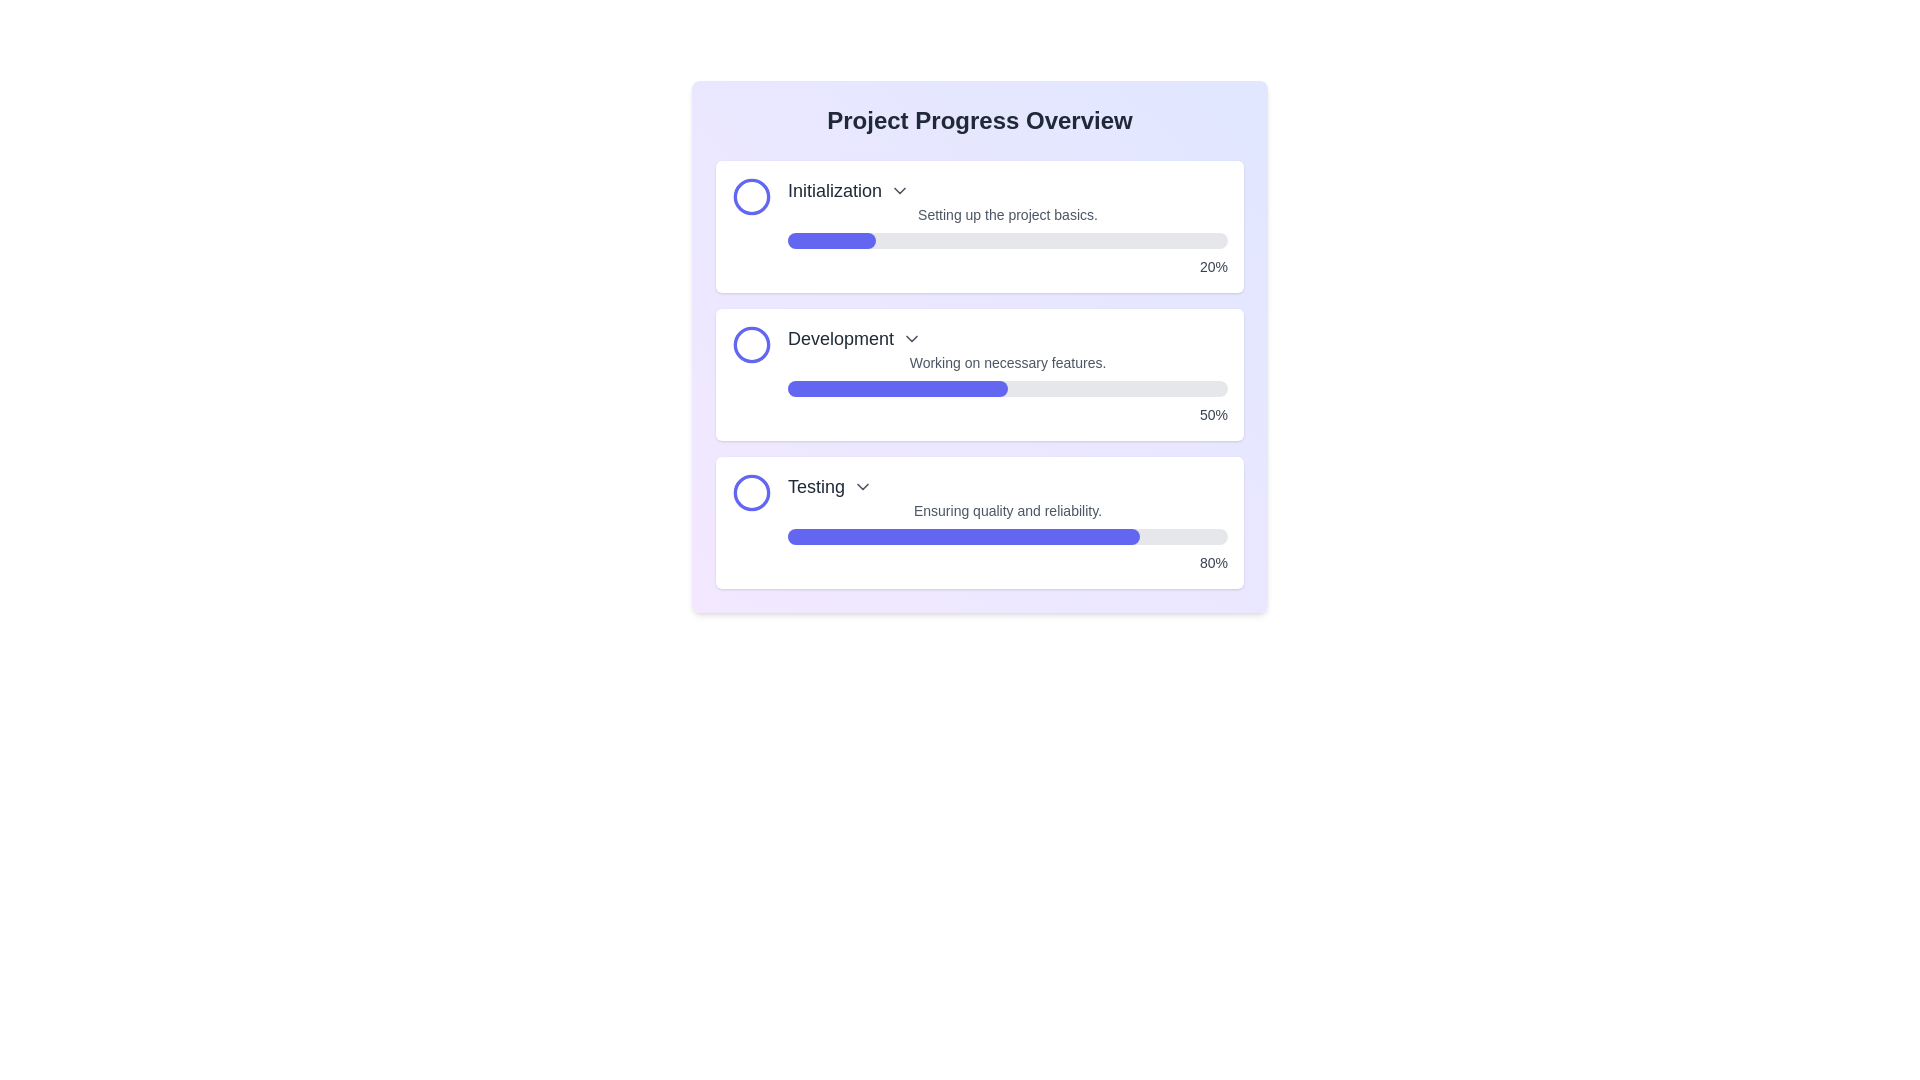 The height and width of the screenshot is (1080, 1920). Describe the element at coordinates (751, 343) in the screenshot. I see `the Circular progress indicator icon that indicates the 'Development' phase in the user interface` at that location.